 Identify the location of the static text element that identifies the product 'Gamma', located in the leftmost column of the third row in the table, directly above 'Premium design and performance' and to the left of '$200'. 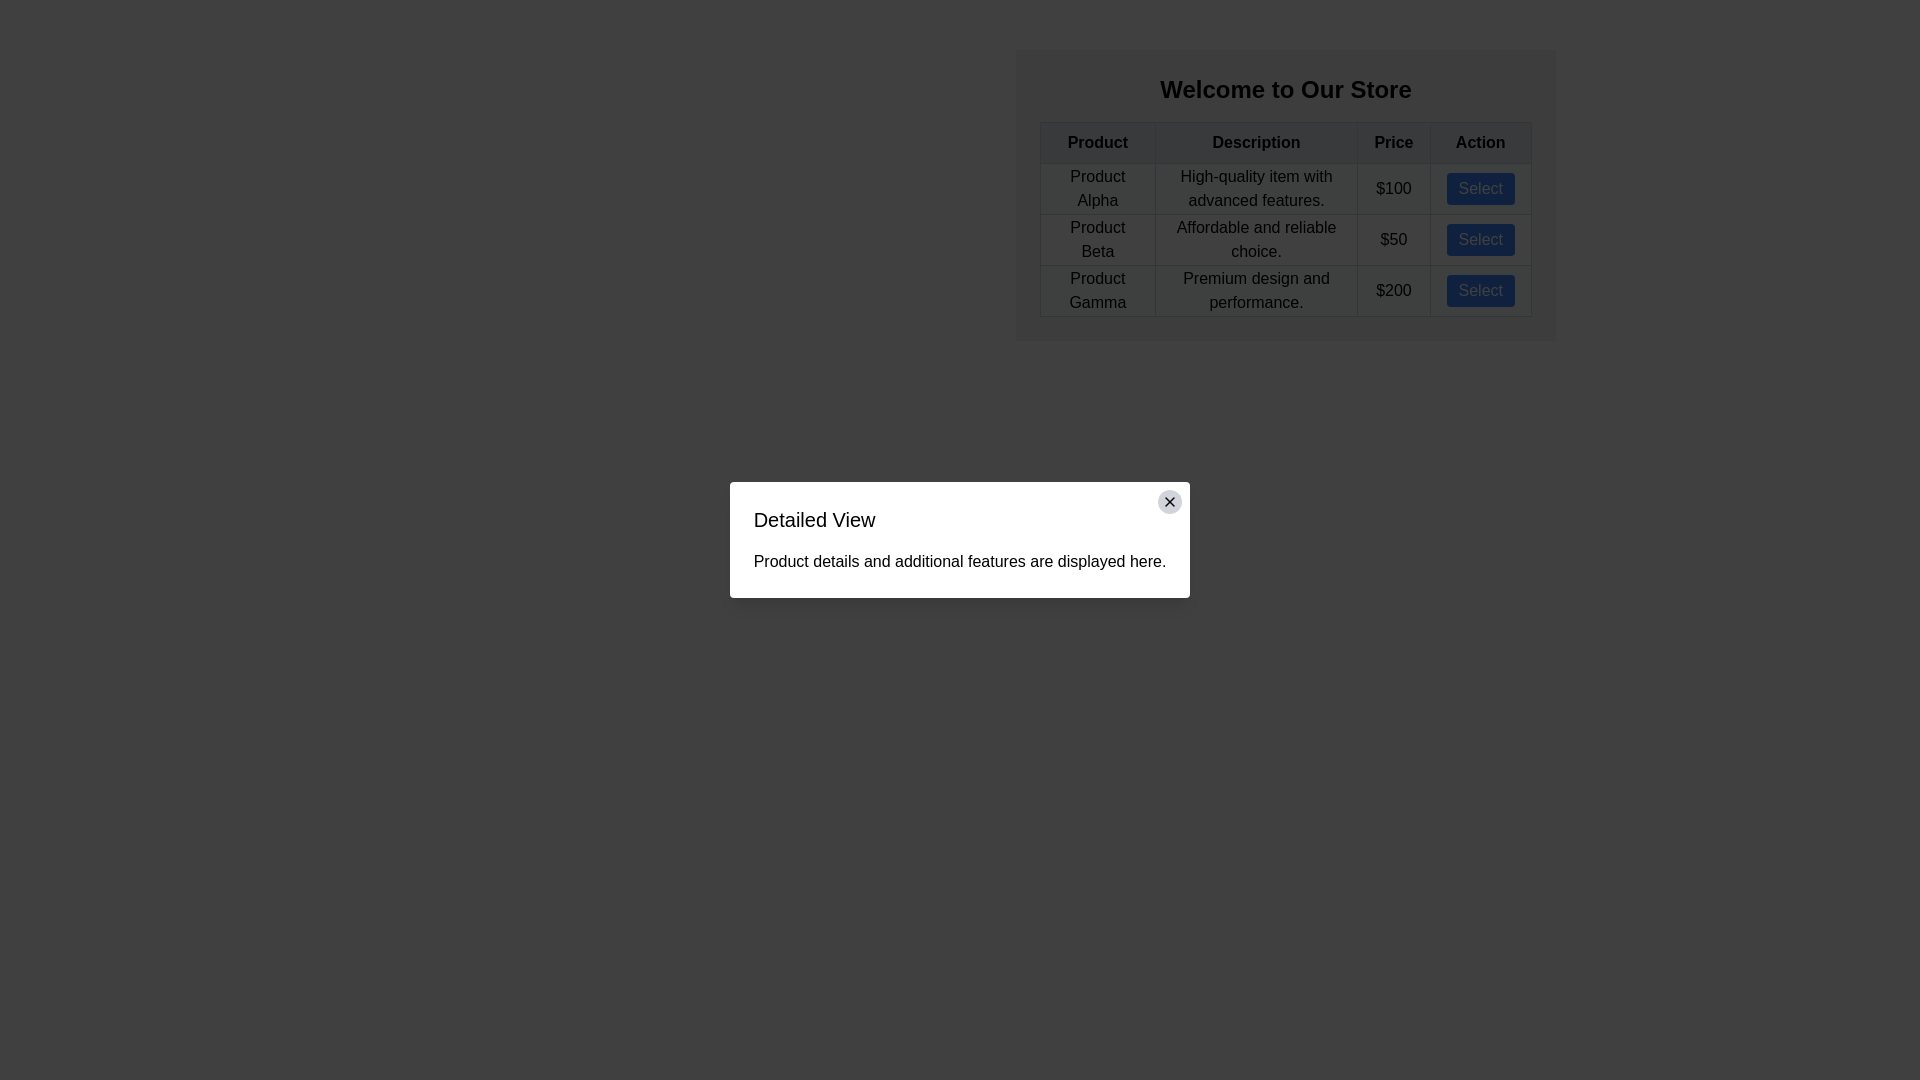
(1096, 290).